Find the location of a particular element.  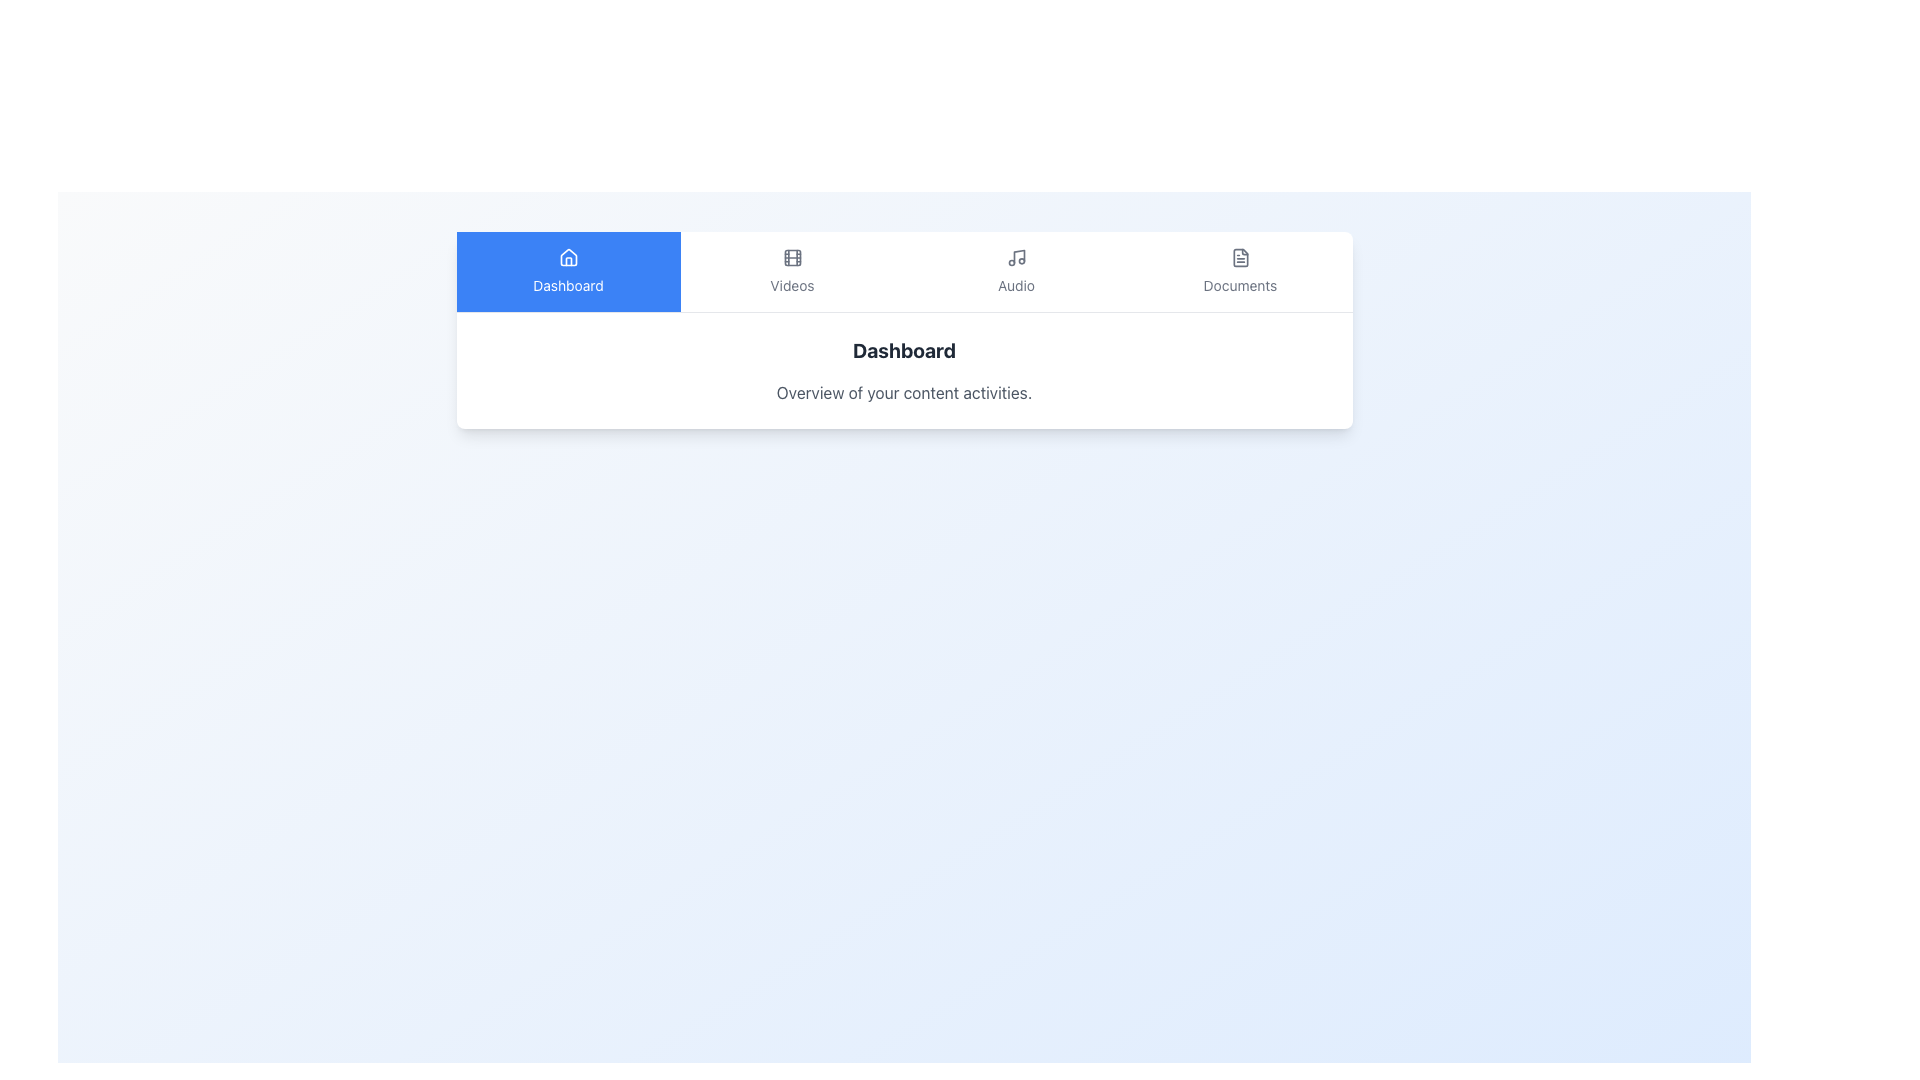

the 'Dashboard' text label that identifies the navigation option in the blue square section on the left side of the navigation bar is located at coordinates (567, 285).